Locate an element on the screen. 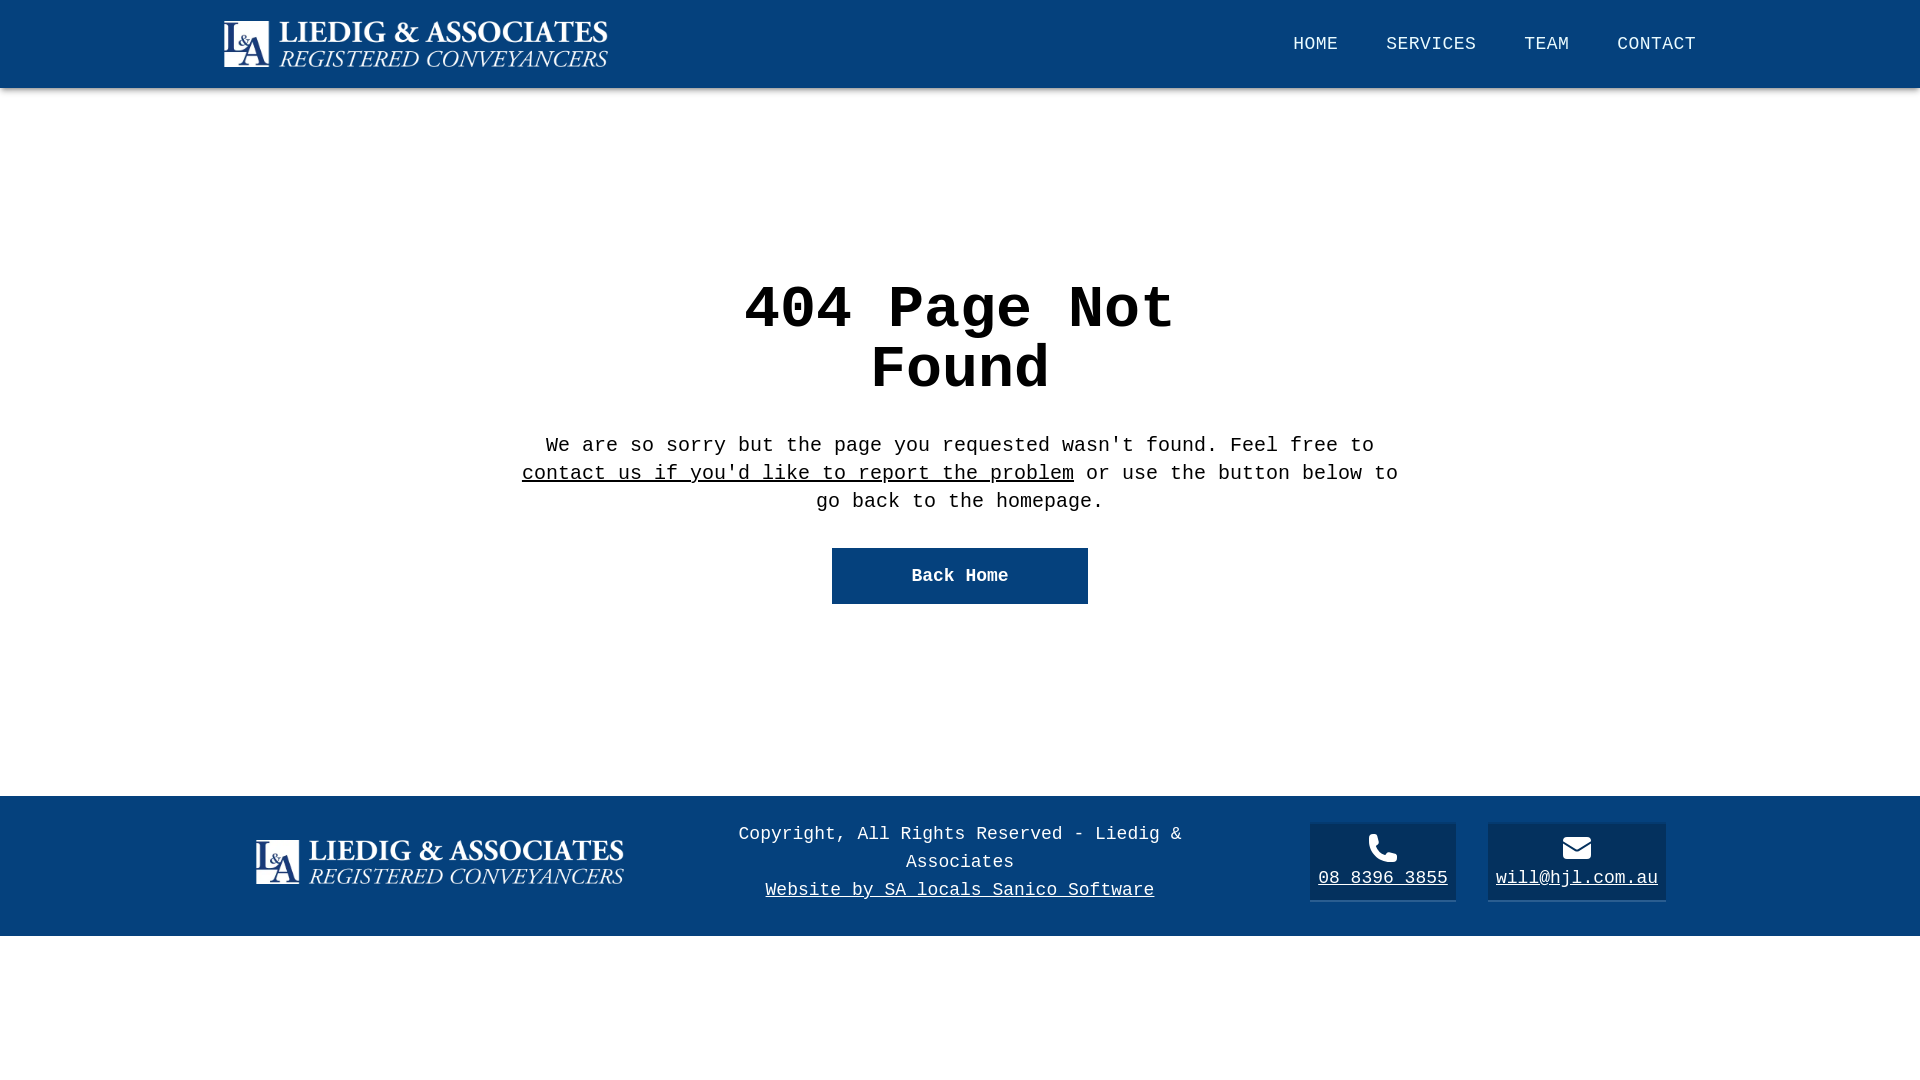 The height and width of the screenshot is (1080, 1920). 'SERVICES' is located at coordinates (1429, 43).